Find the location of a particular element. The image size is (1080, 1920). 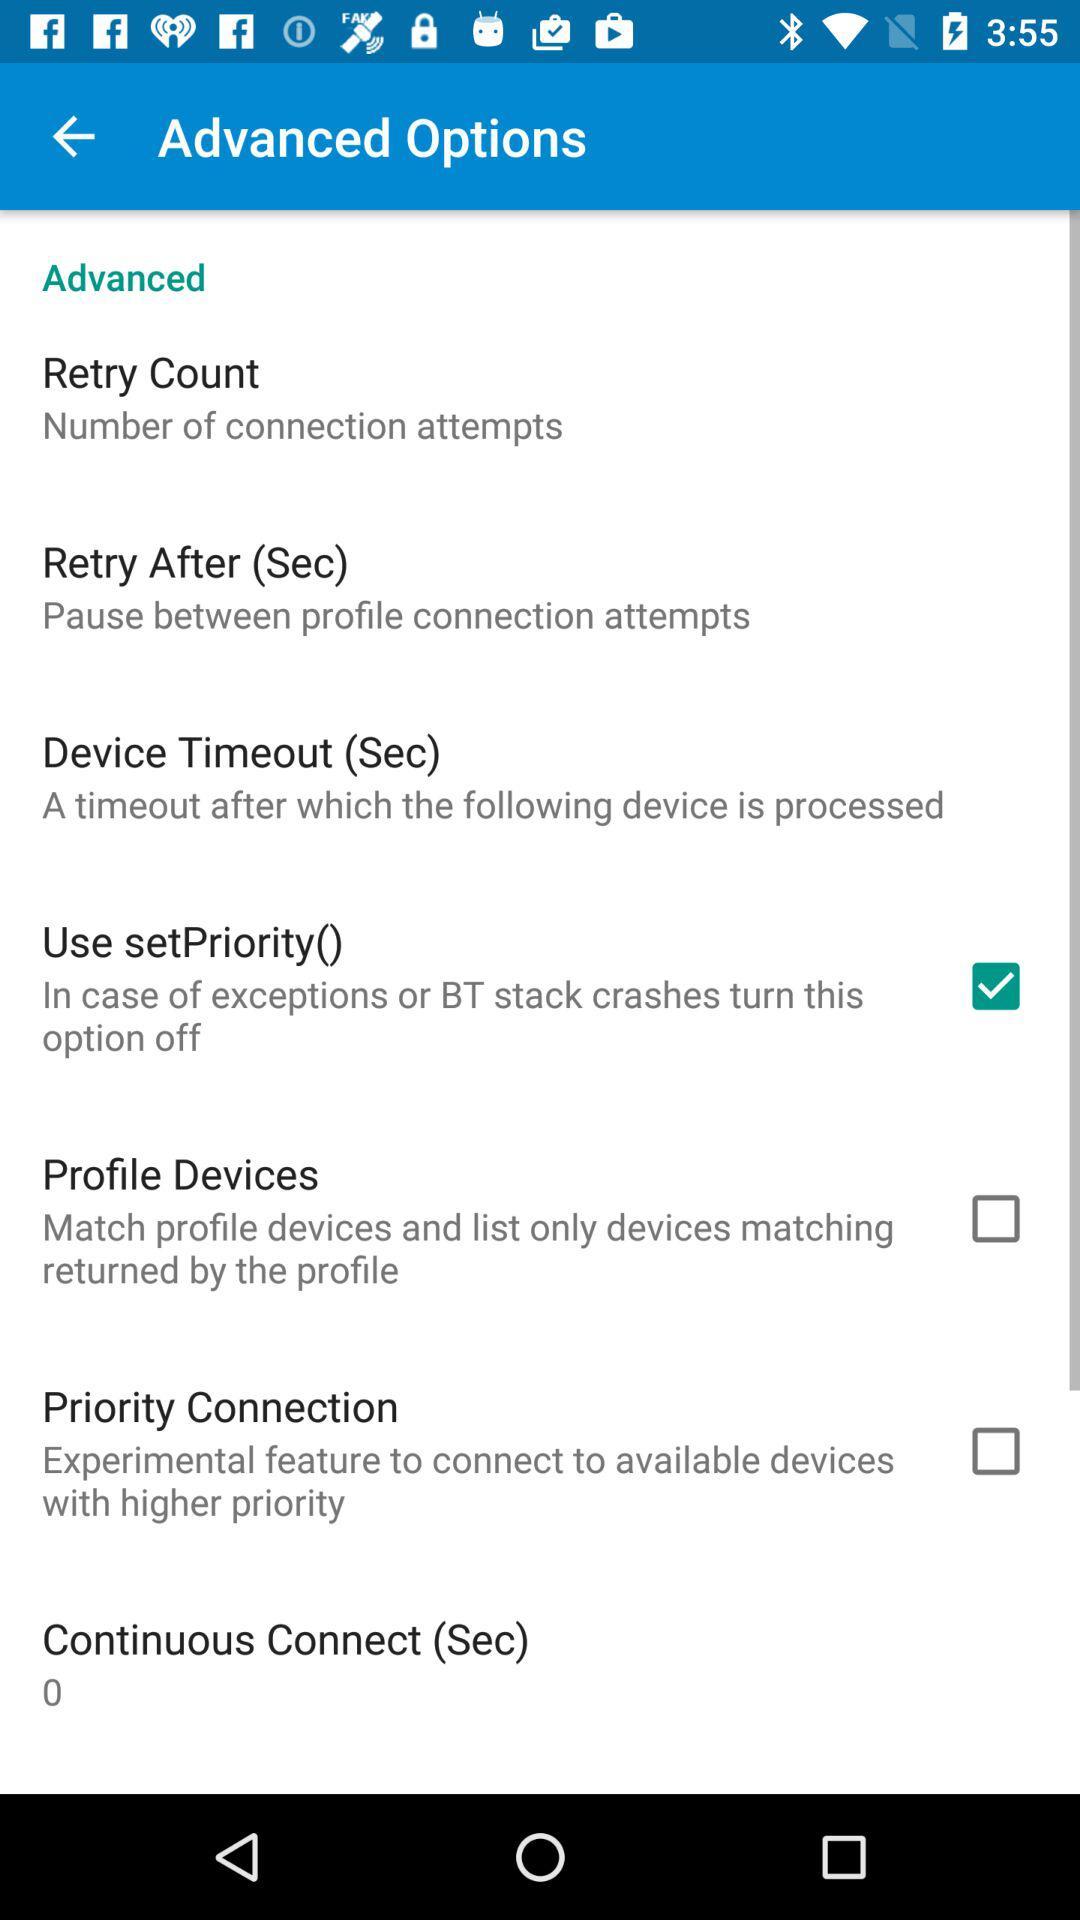

the item above the device timeout (sec) item is located at coordinates (396, 613).